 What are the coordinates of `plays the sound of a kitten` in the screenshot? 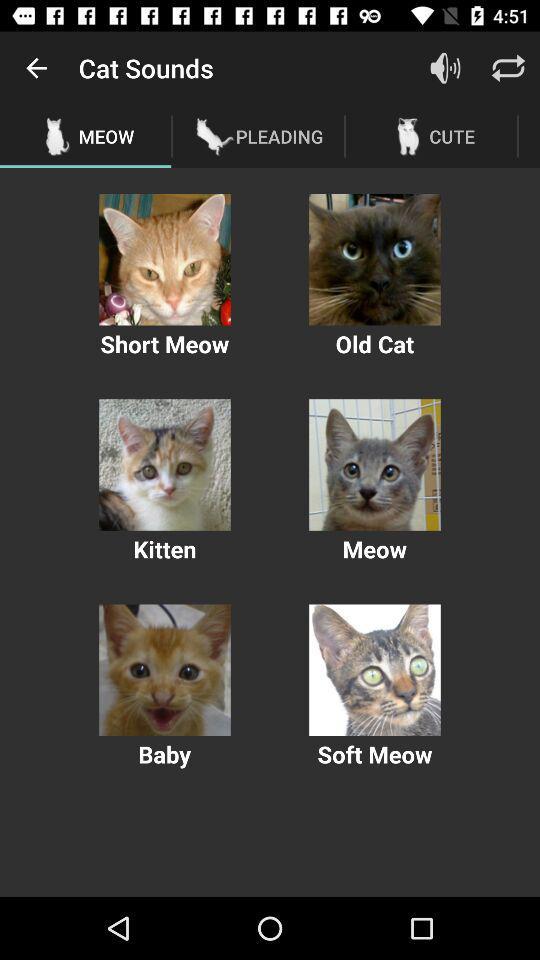 It's located at (164, 465).